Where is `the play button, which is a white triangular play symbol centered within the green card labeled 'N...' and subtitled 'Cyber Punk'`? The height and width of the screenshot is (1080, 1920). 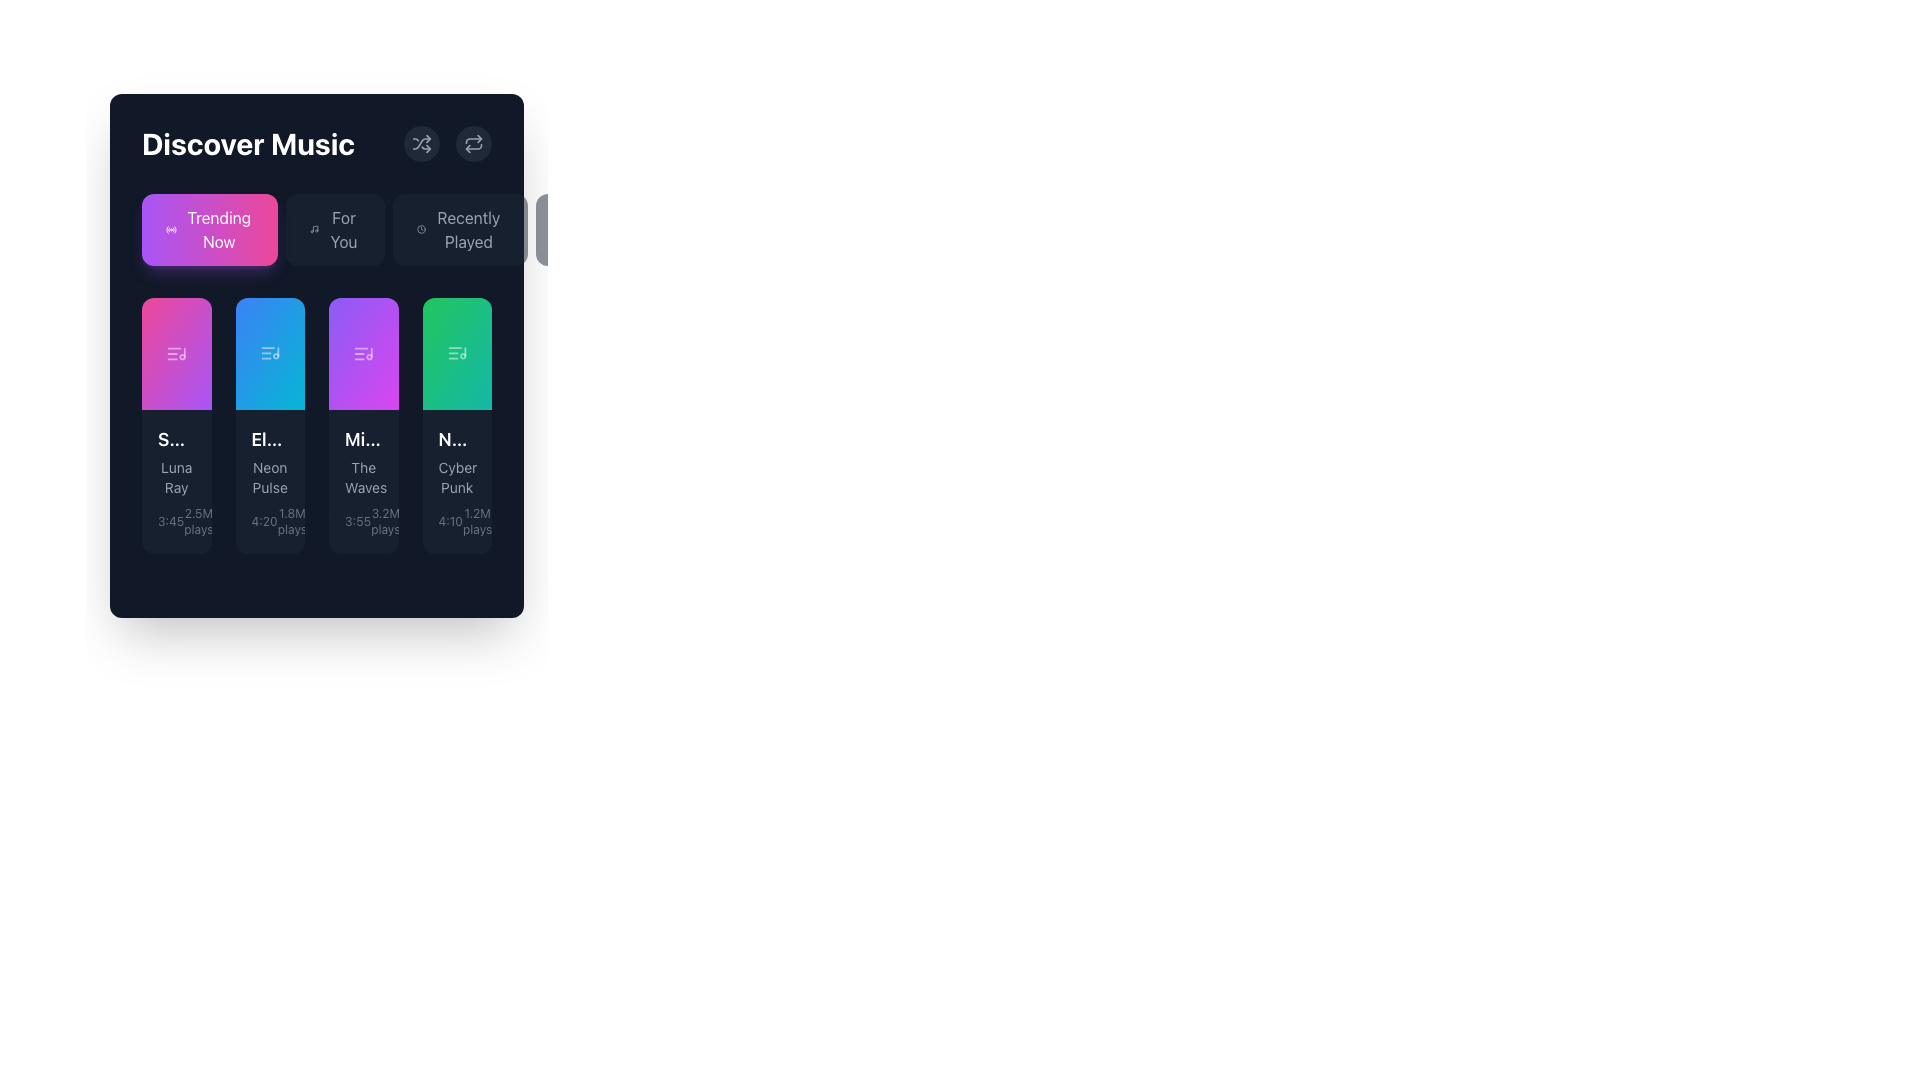 the play button, which is a white triangular play symbol centered within the green card labeled 'N...' and subtitled 'Cyber Punk' is located at coordinates (456, 353).